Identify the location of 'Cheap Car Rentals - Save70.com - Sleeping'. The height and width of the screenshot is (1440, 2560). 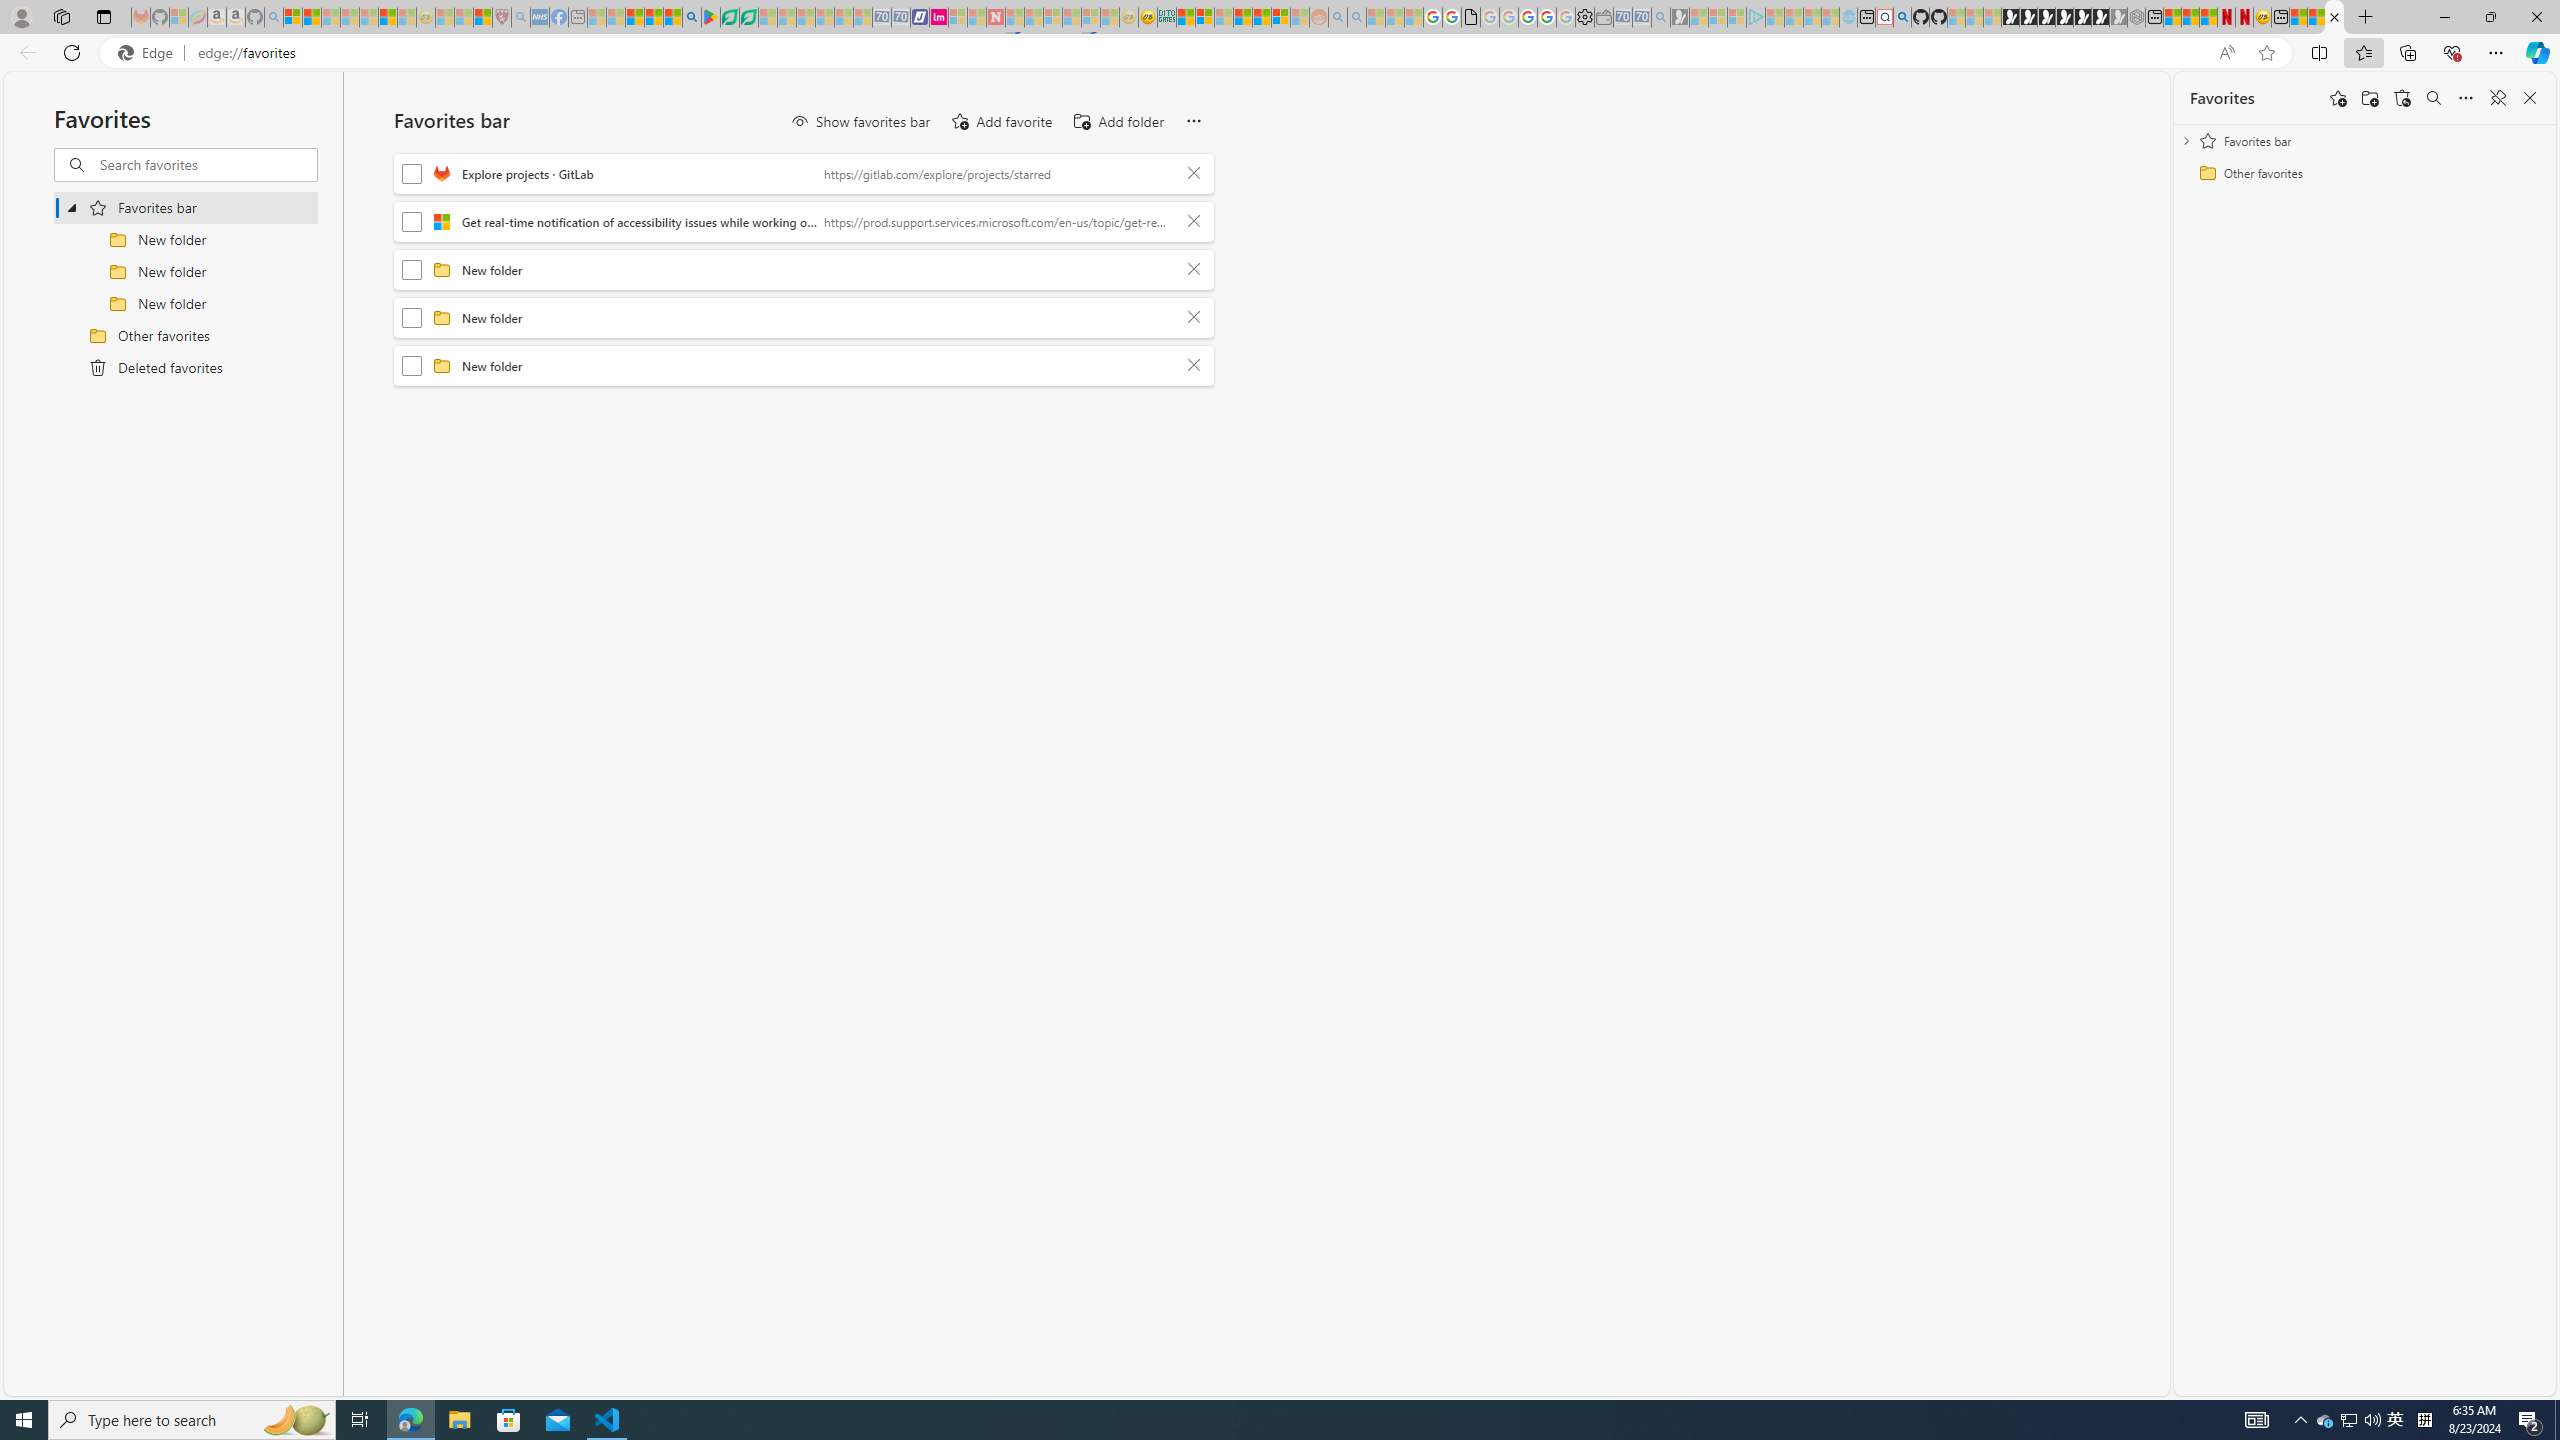
(1639, 16).